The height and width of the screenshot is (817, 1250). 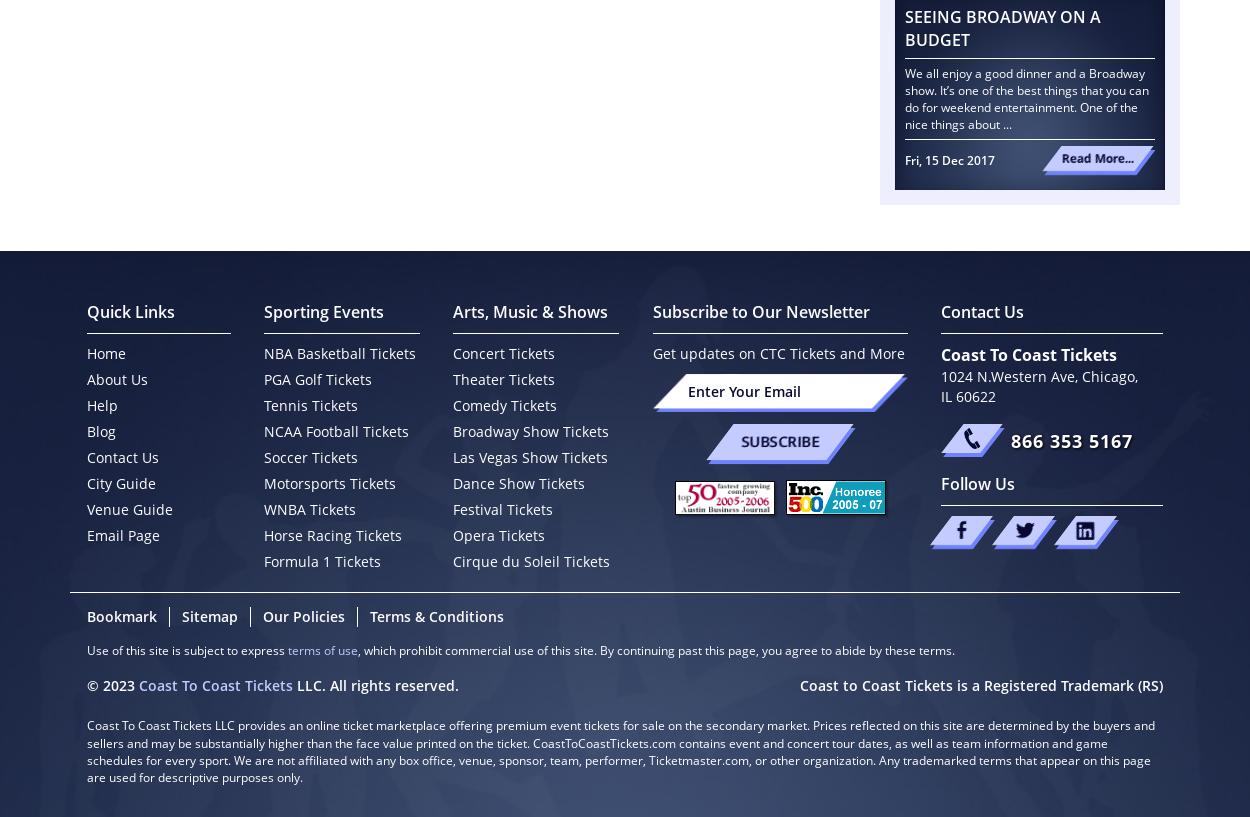 What do you see at coordinates (655, 650) in the screenshot?
I see `', which prohibit commercial use of this site.  By continuing past this page, you agree to abide by these terms.'` at bounding box center [655, 650].